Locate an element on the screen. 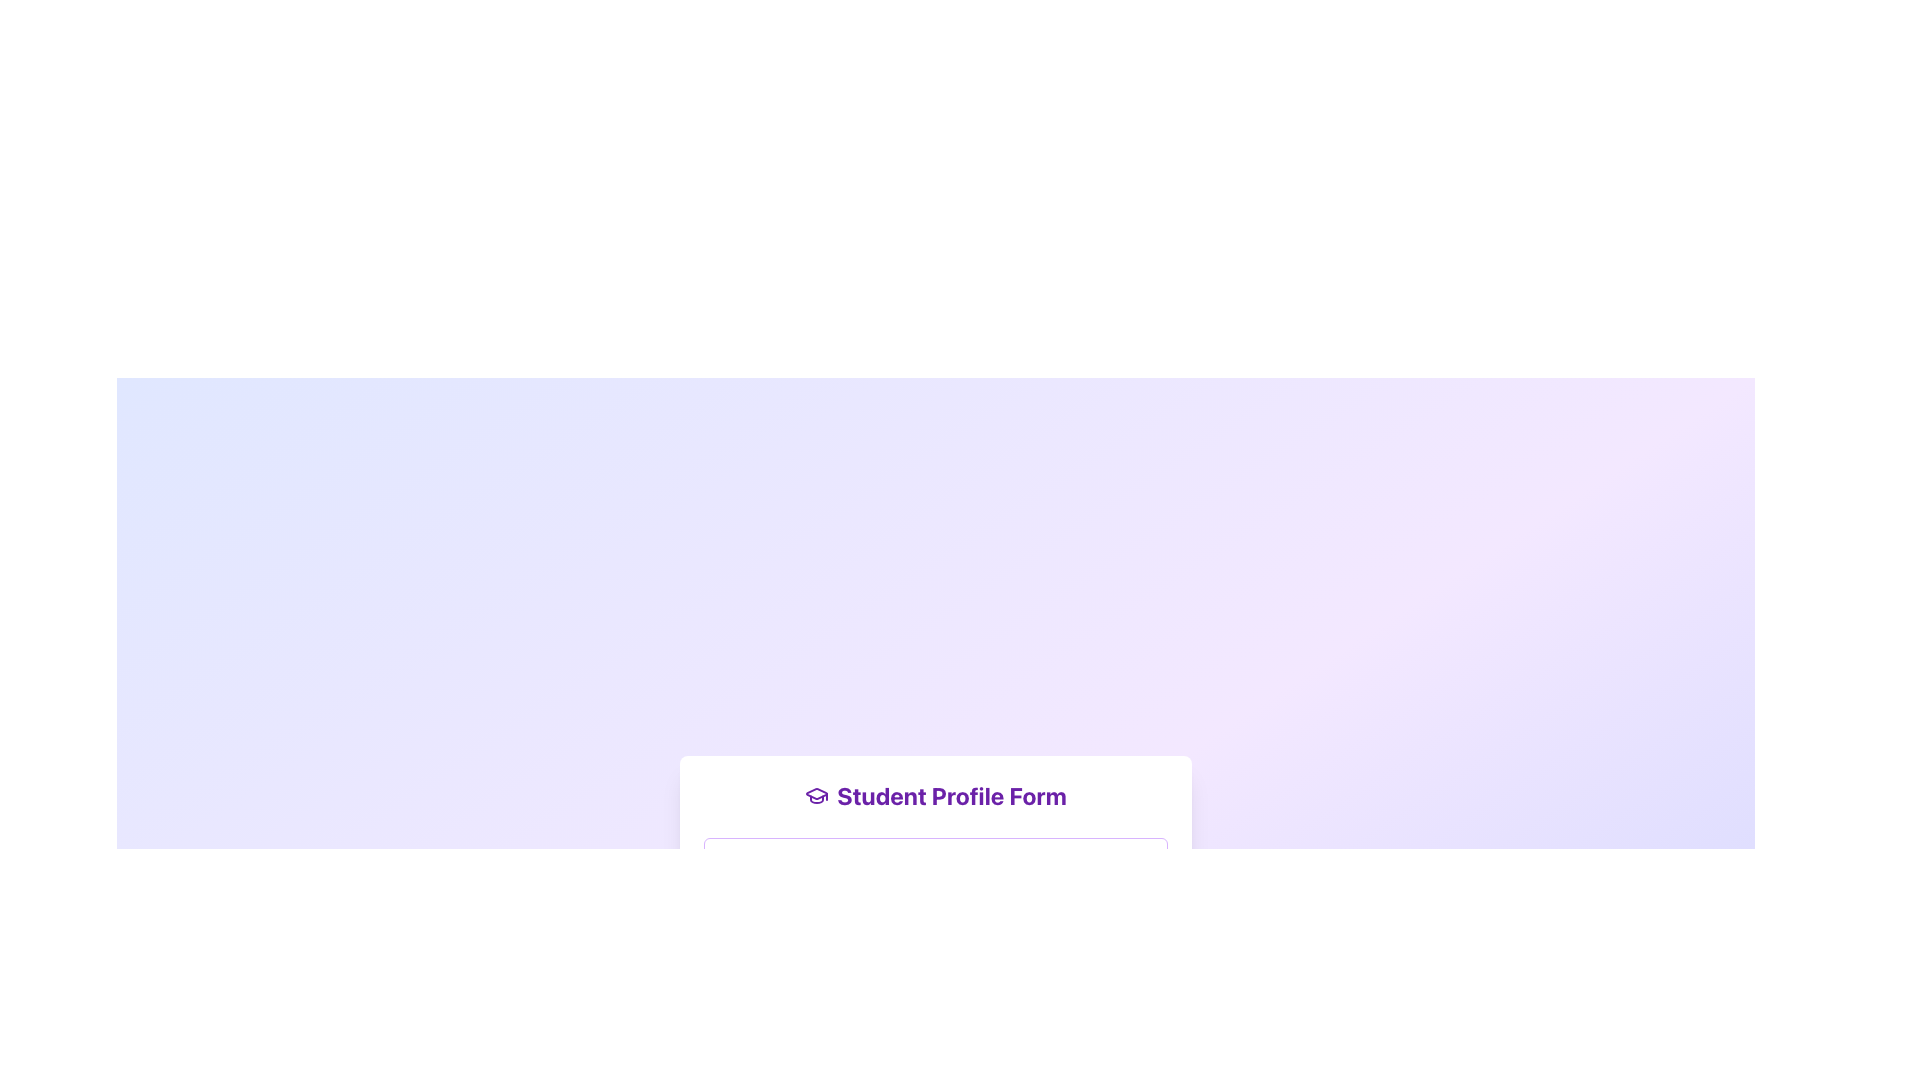 The height and width of the screenshot is (1080, 1920). the decorative education icon located to the left of the 'Student Profile Form' heading at the top center of the interface is located at coordinates (817, 794).